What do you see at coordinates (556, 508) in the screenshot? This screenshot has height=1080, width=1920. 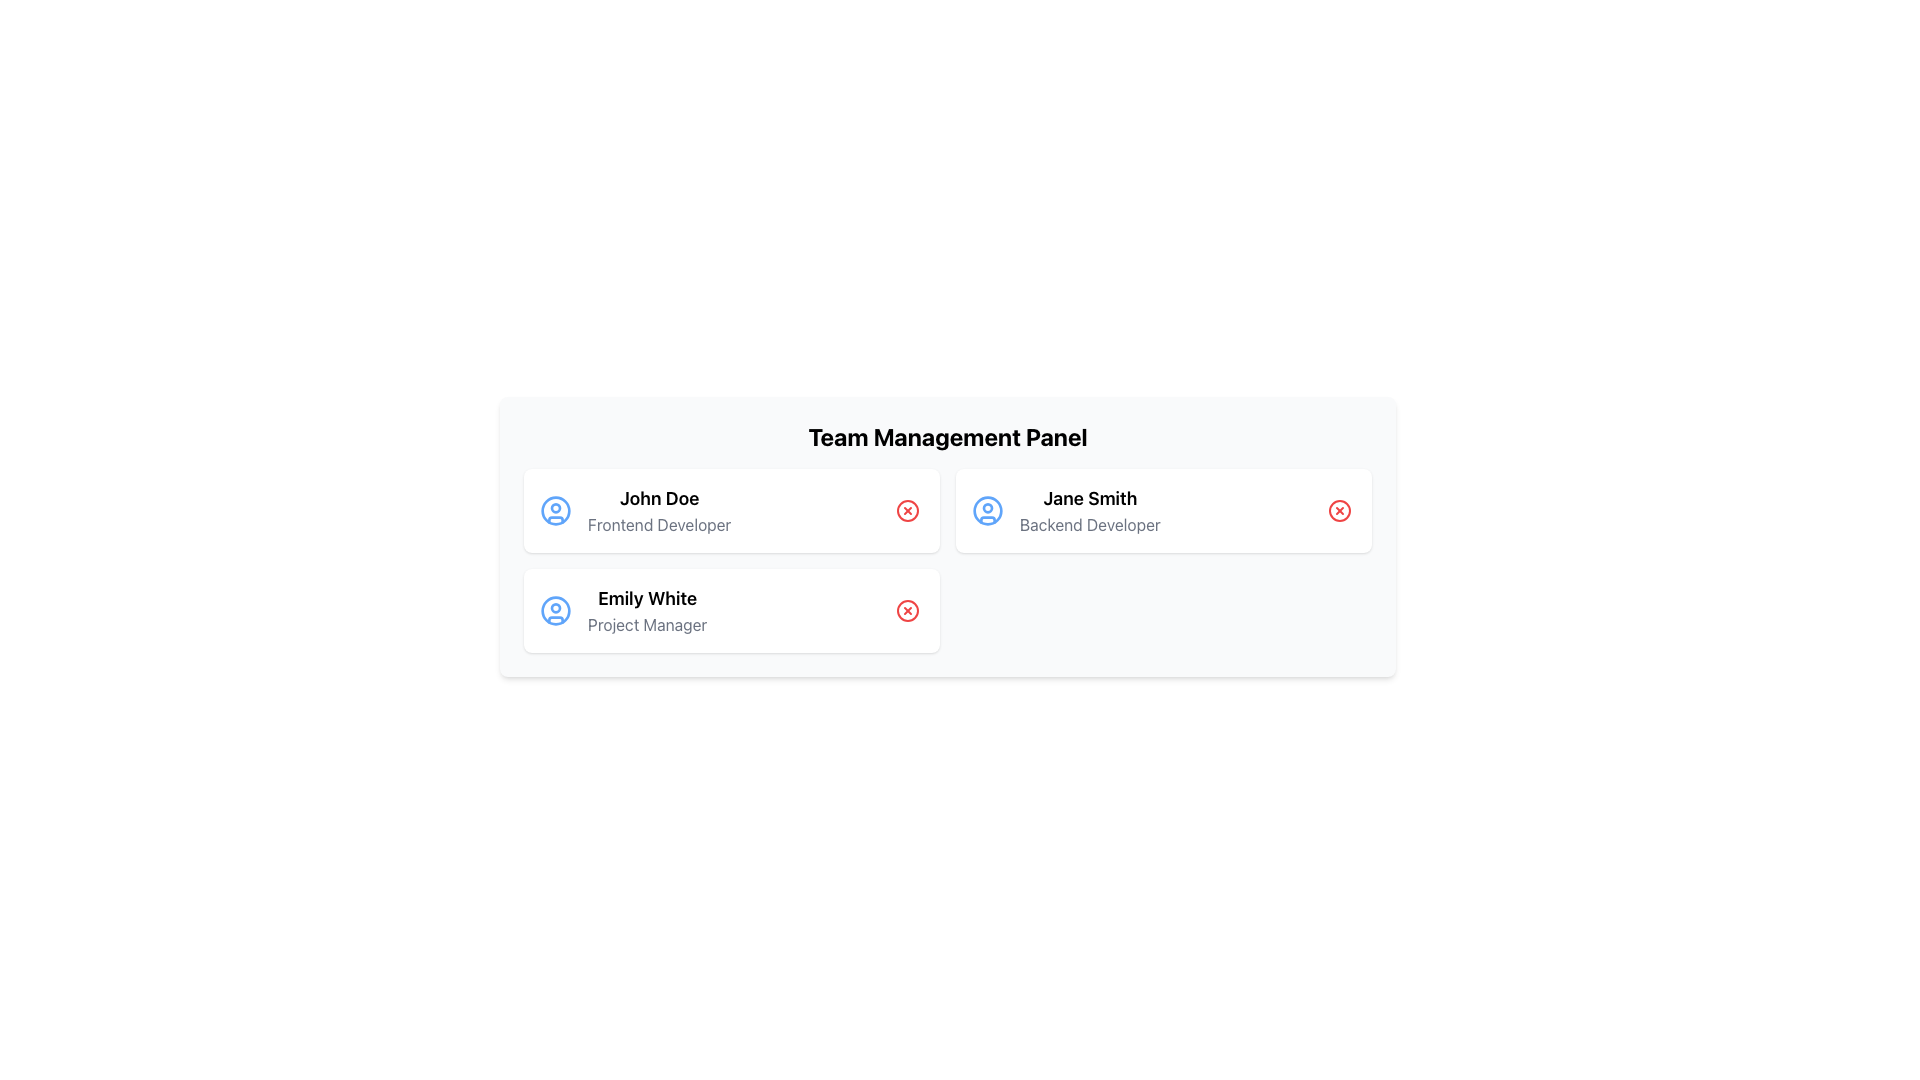 I see `the outermost circular shape of the user profile icon located in the left section of the second card in the 'Team Management Panel' interface` at bounding box center [556, 508].